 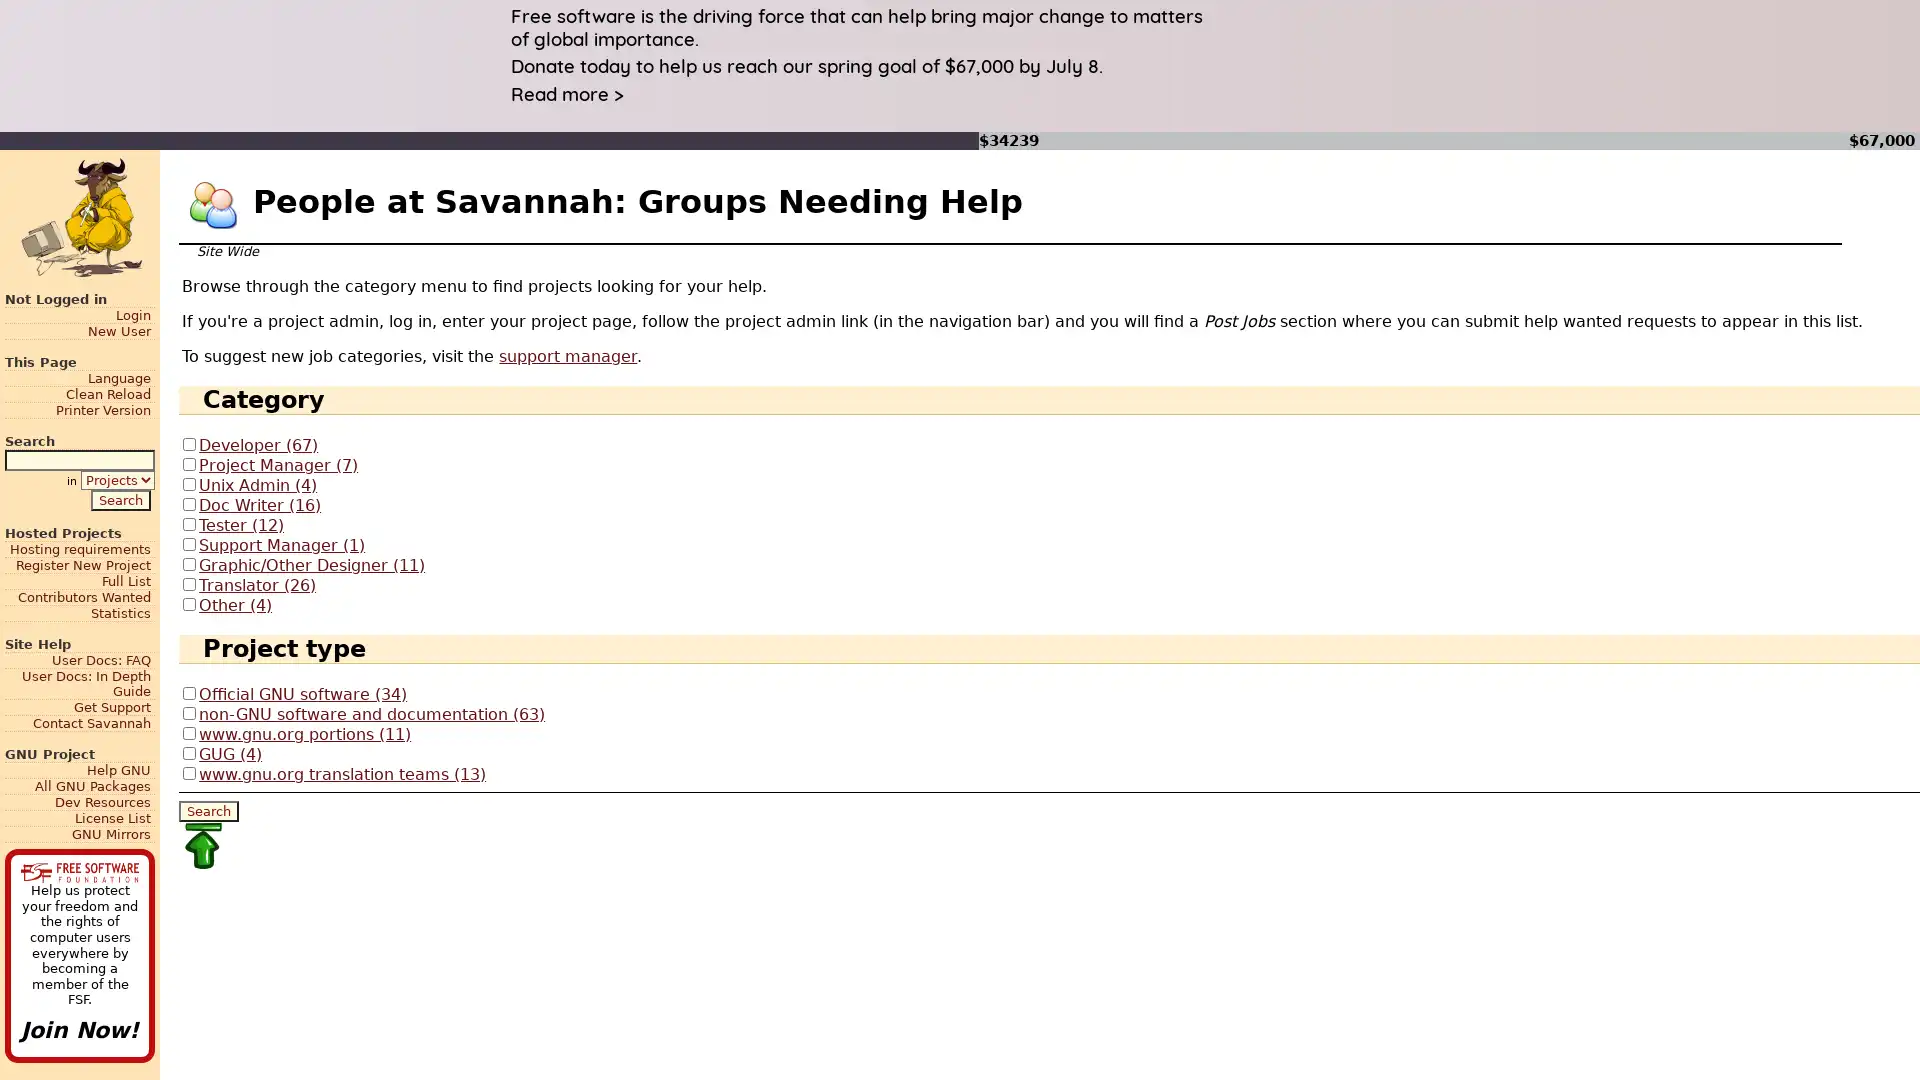 I want to click on Search, so click(x=119, y=498).